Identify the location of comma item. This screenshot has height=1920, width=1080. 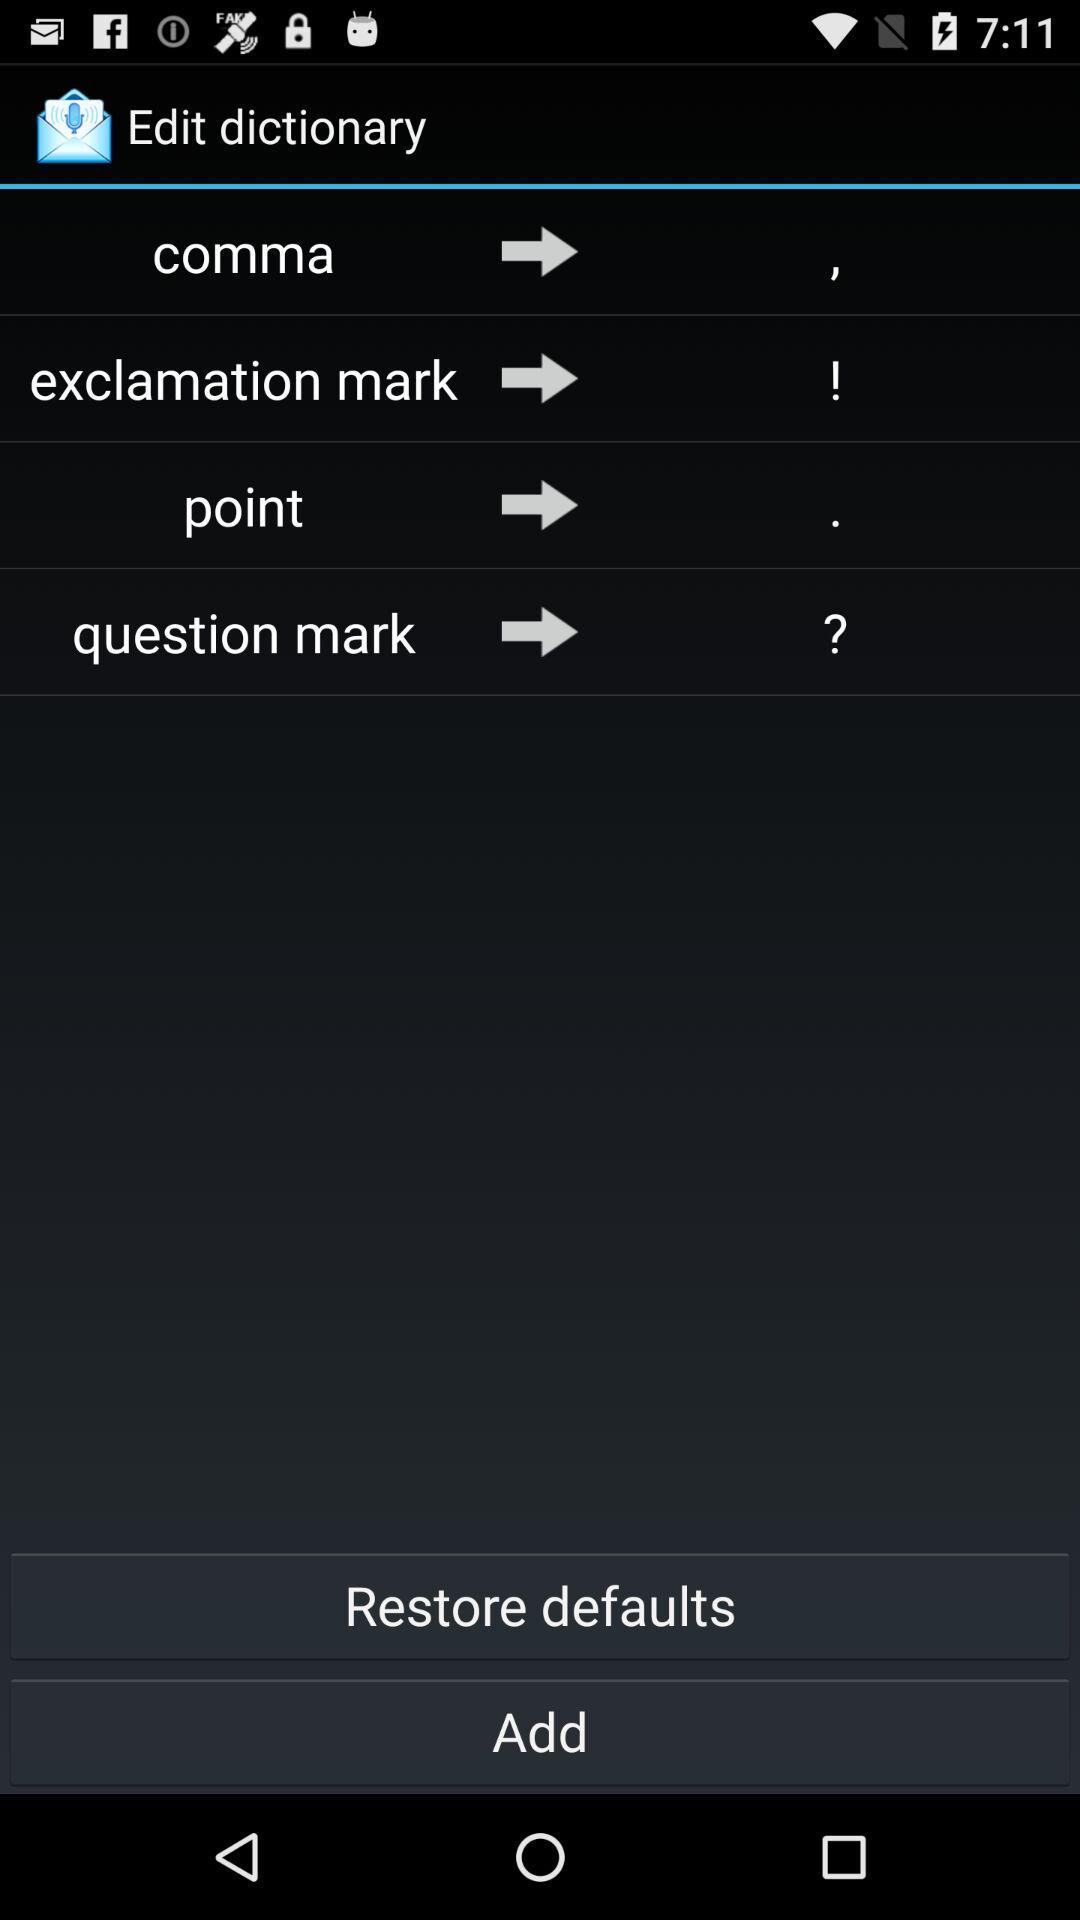
(243, 250).